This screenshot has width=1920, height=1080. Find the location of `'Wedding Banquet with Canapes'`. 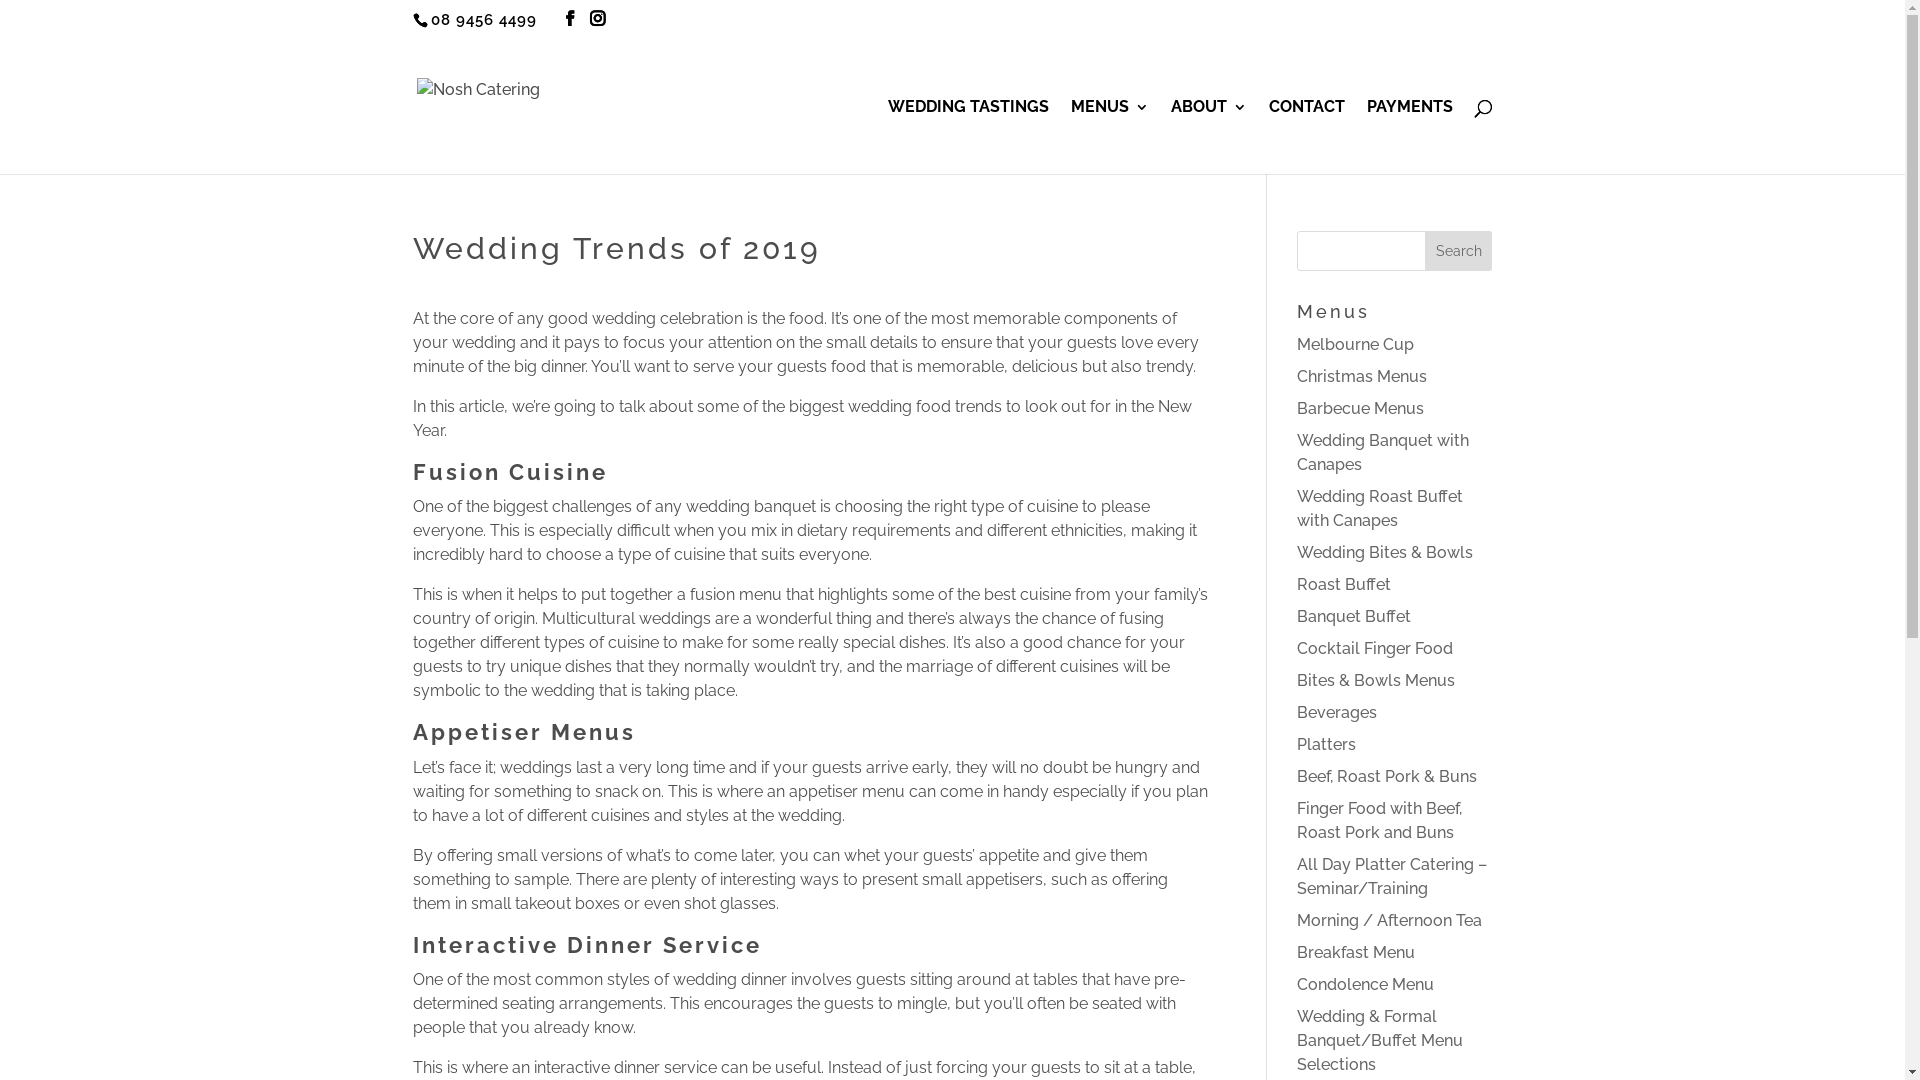

'Wedding Banquet with Canapes' is located at coordinates (1381, 452).